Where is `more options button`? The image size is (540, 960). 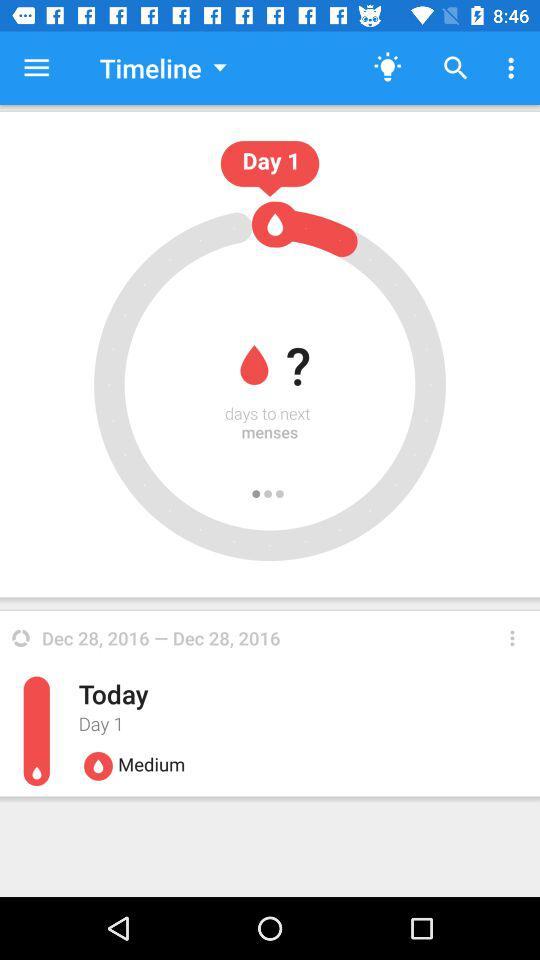
more options button is located at coordinates (512, 637).